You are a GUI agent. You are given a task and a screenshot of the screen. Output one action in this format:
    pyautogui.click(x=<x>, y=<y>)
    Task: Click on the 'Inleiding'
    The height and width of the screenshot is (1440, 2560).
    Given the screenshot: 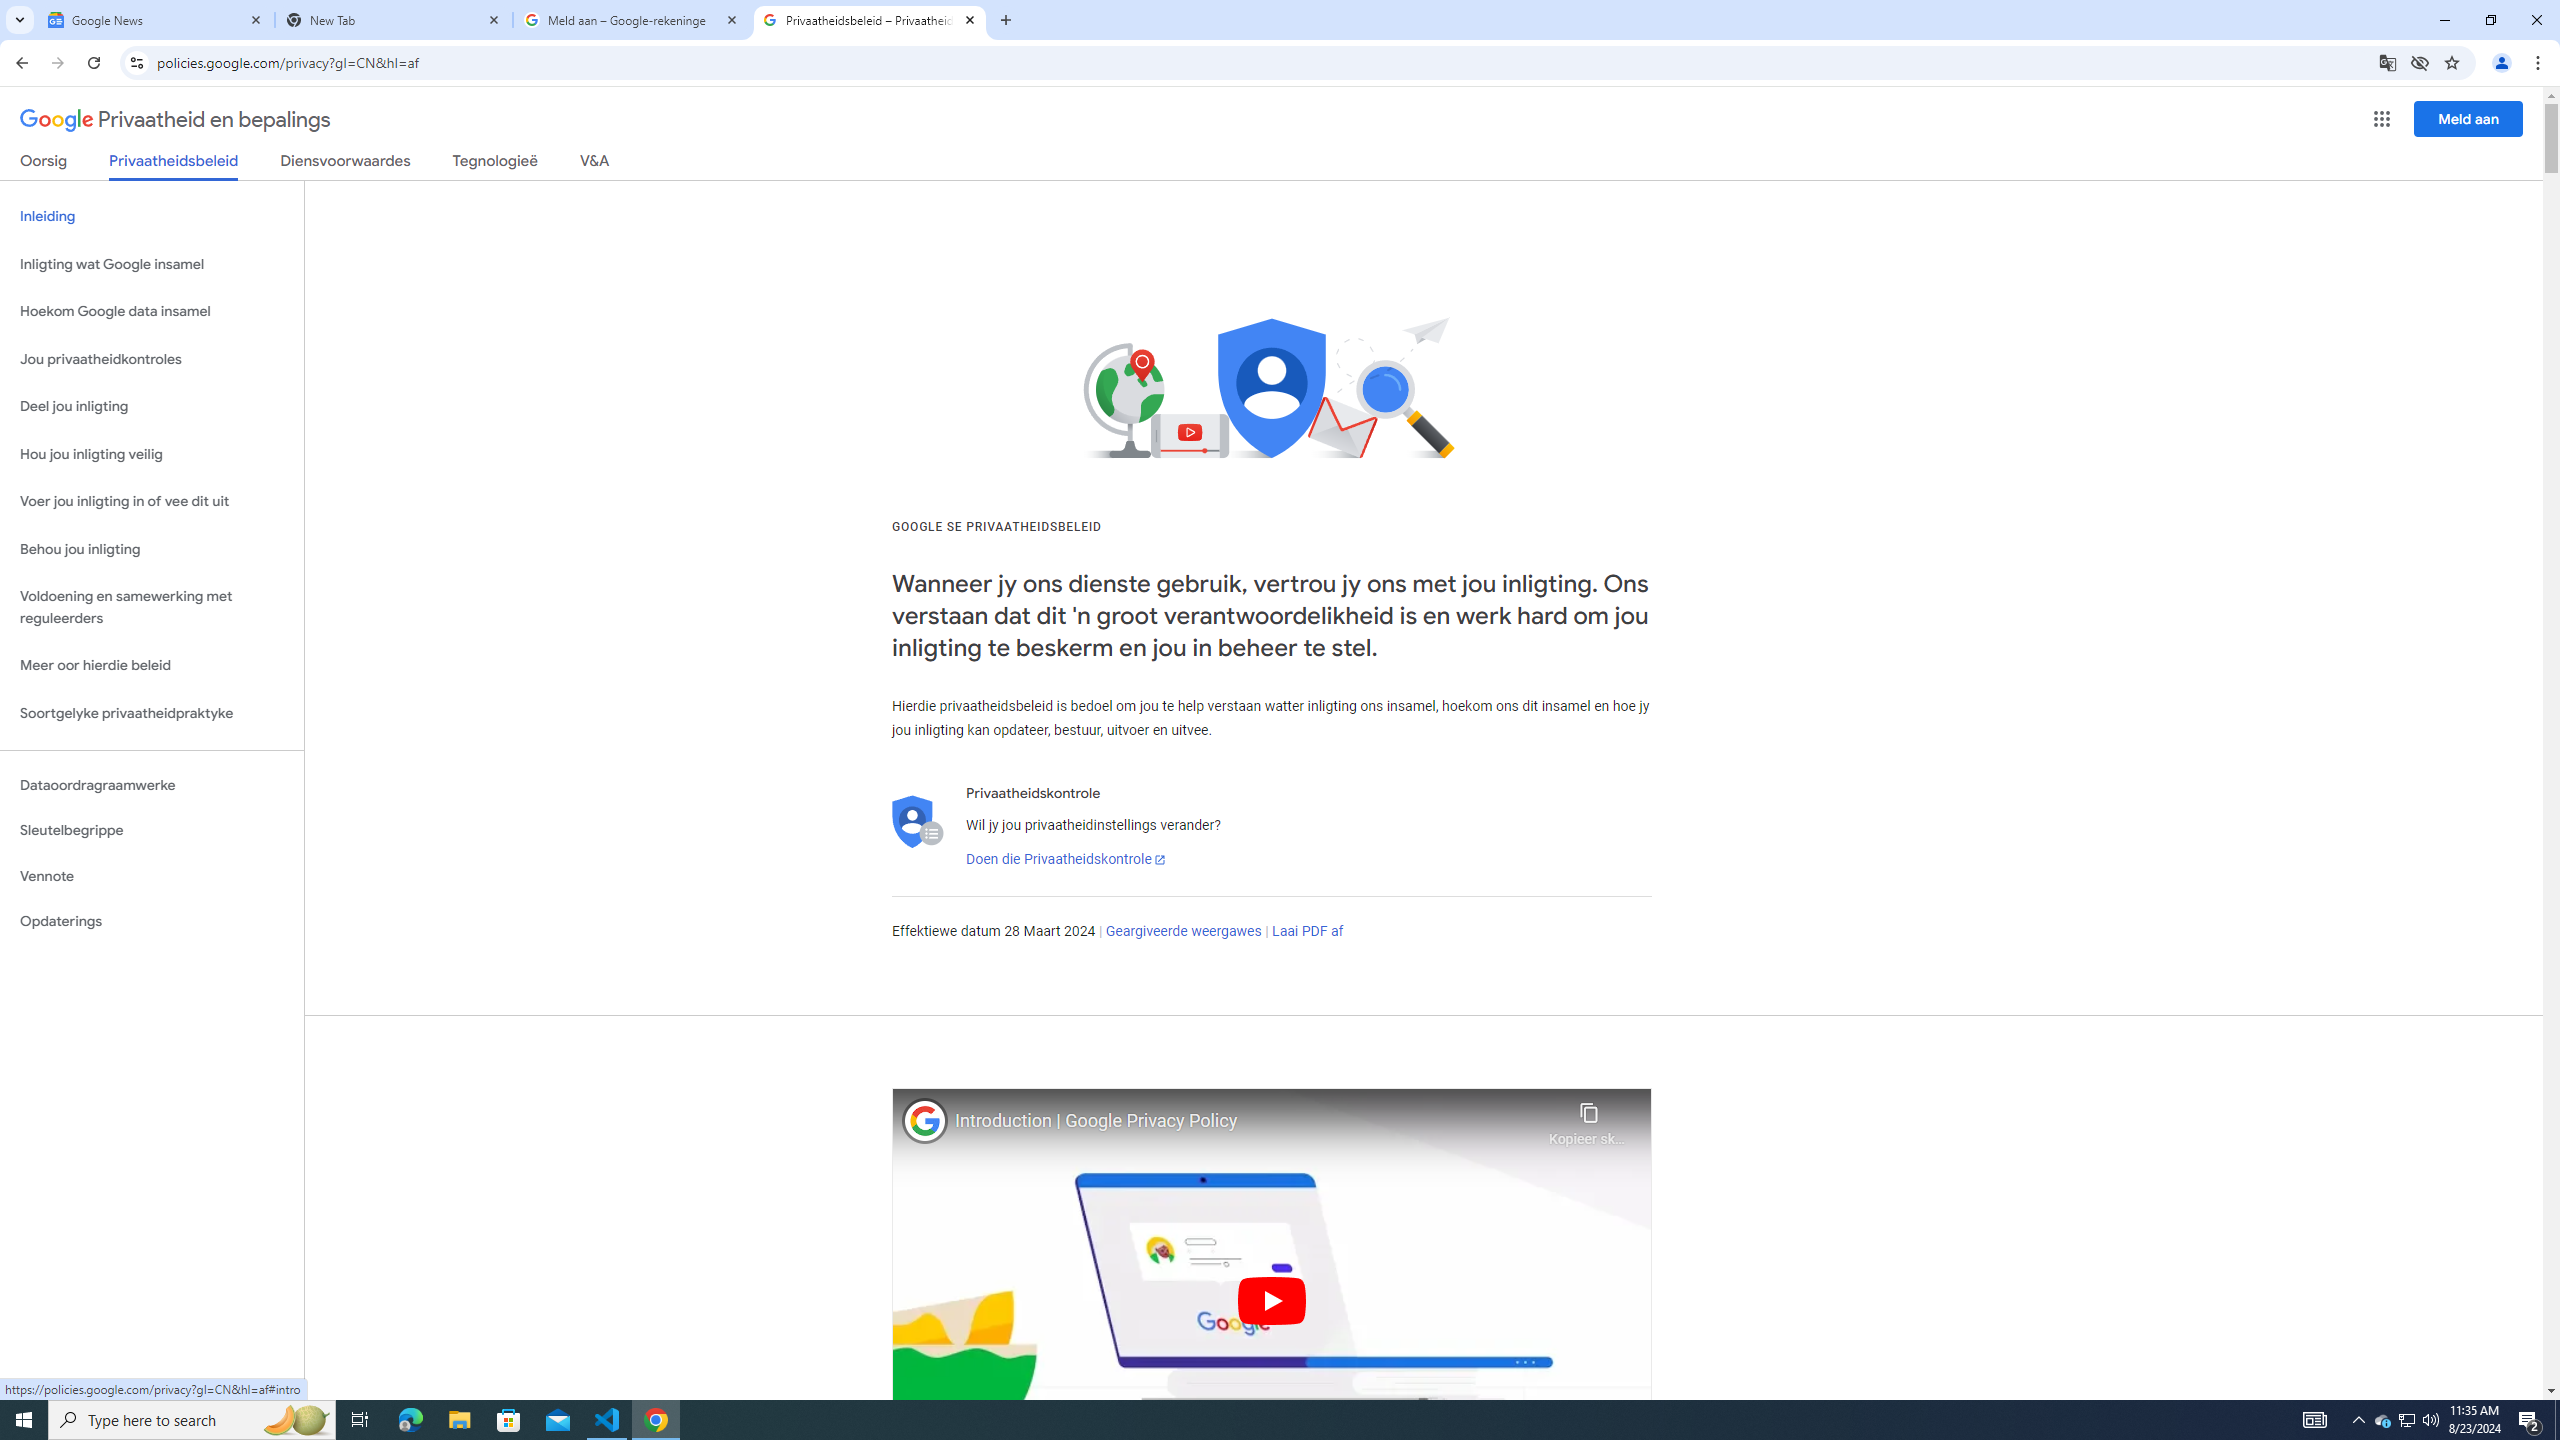 What is the action you would take?
    pyautogui.click(x=151, y=215)
    